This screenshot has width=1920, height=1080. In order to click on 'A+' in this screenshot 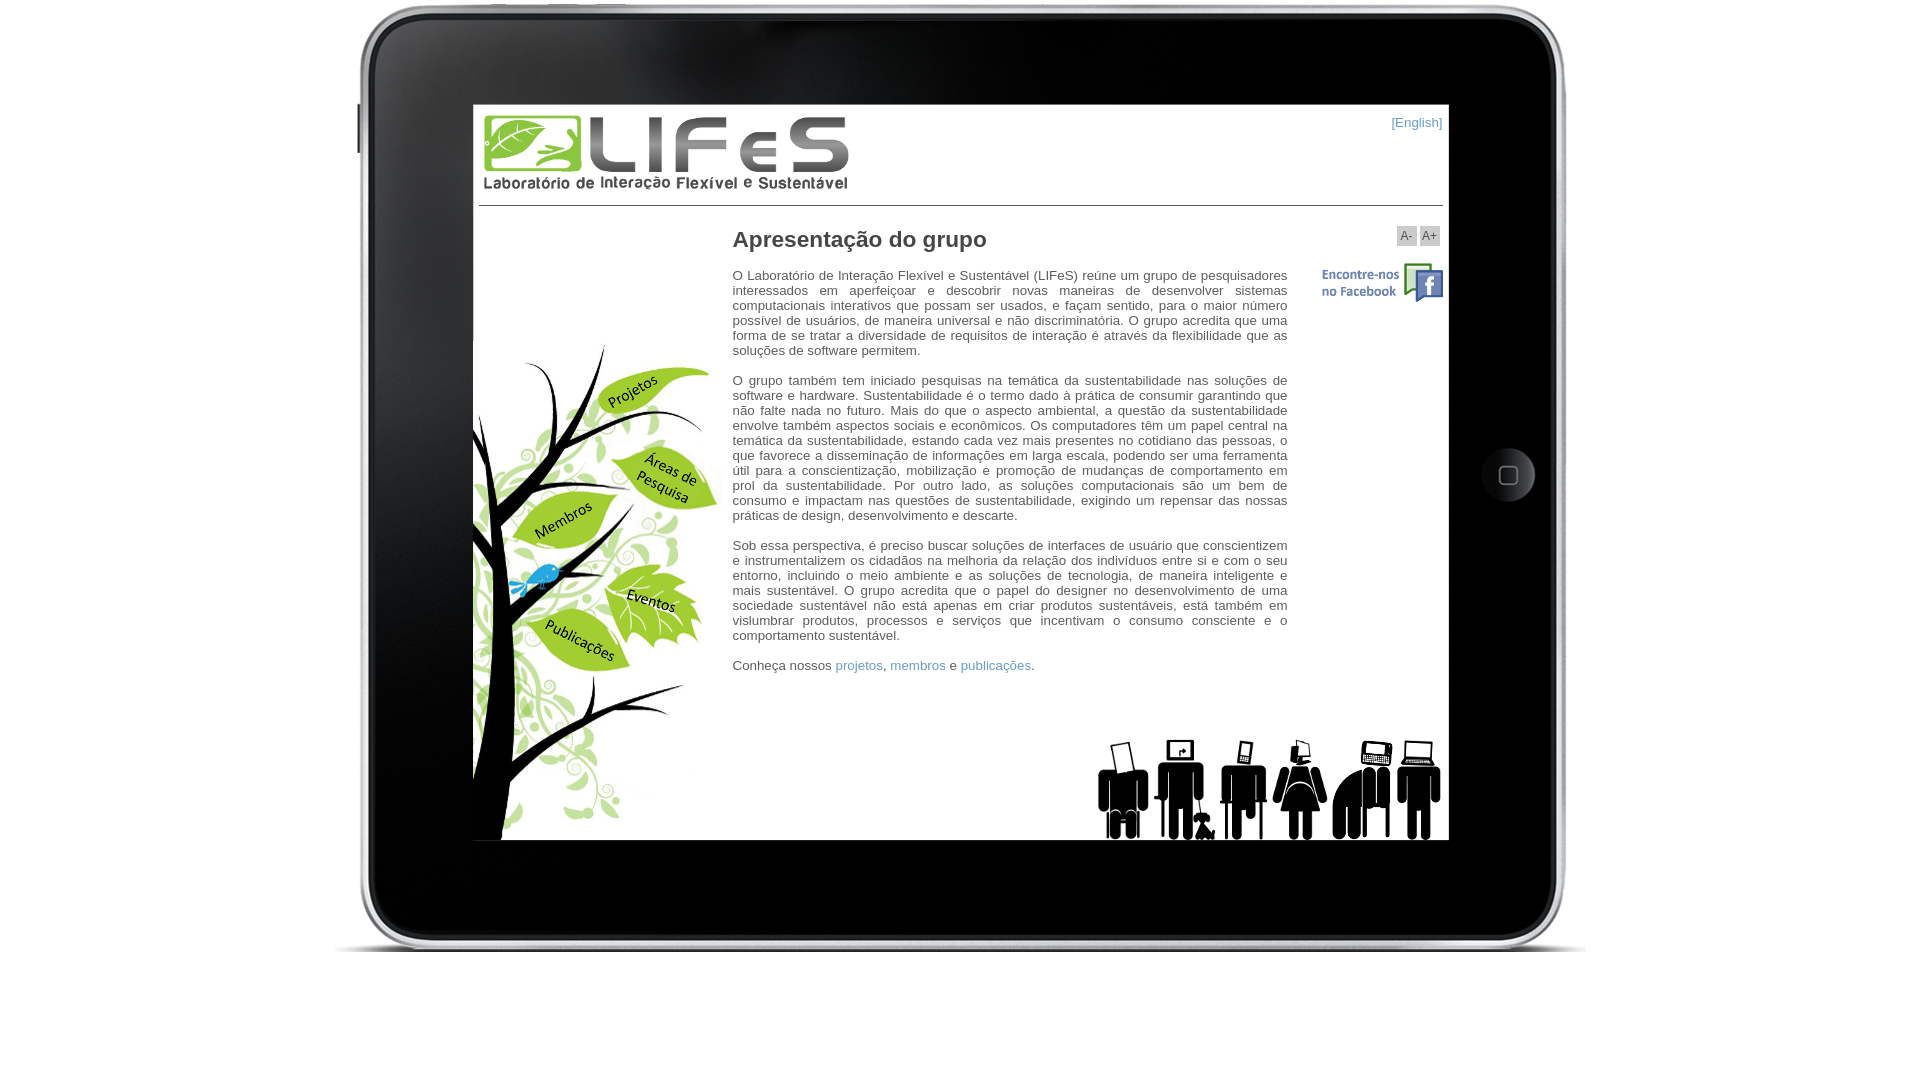, I will do `click(1429, 234)`.